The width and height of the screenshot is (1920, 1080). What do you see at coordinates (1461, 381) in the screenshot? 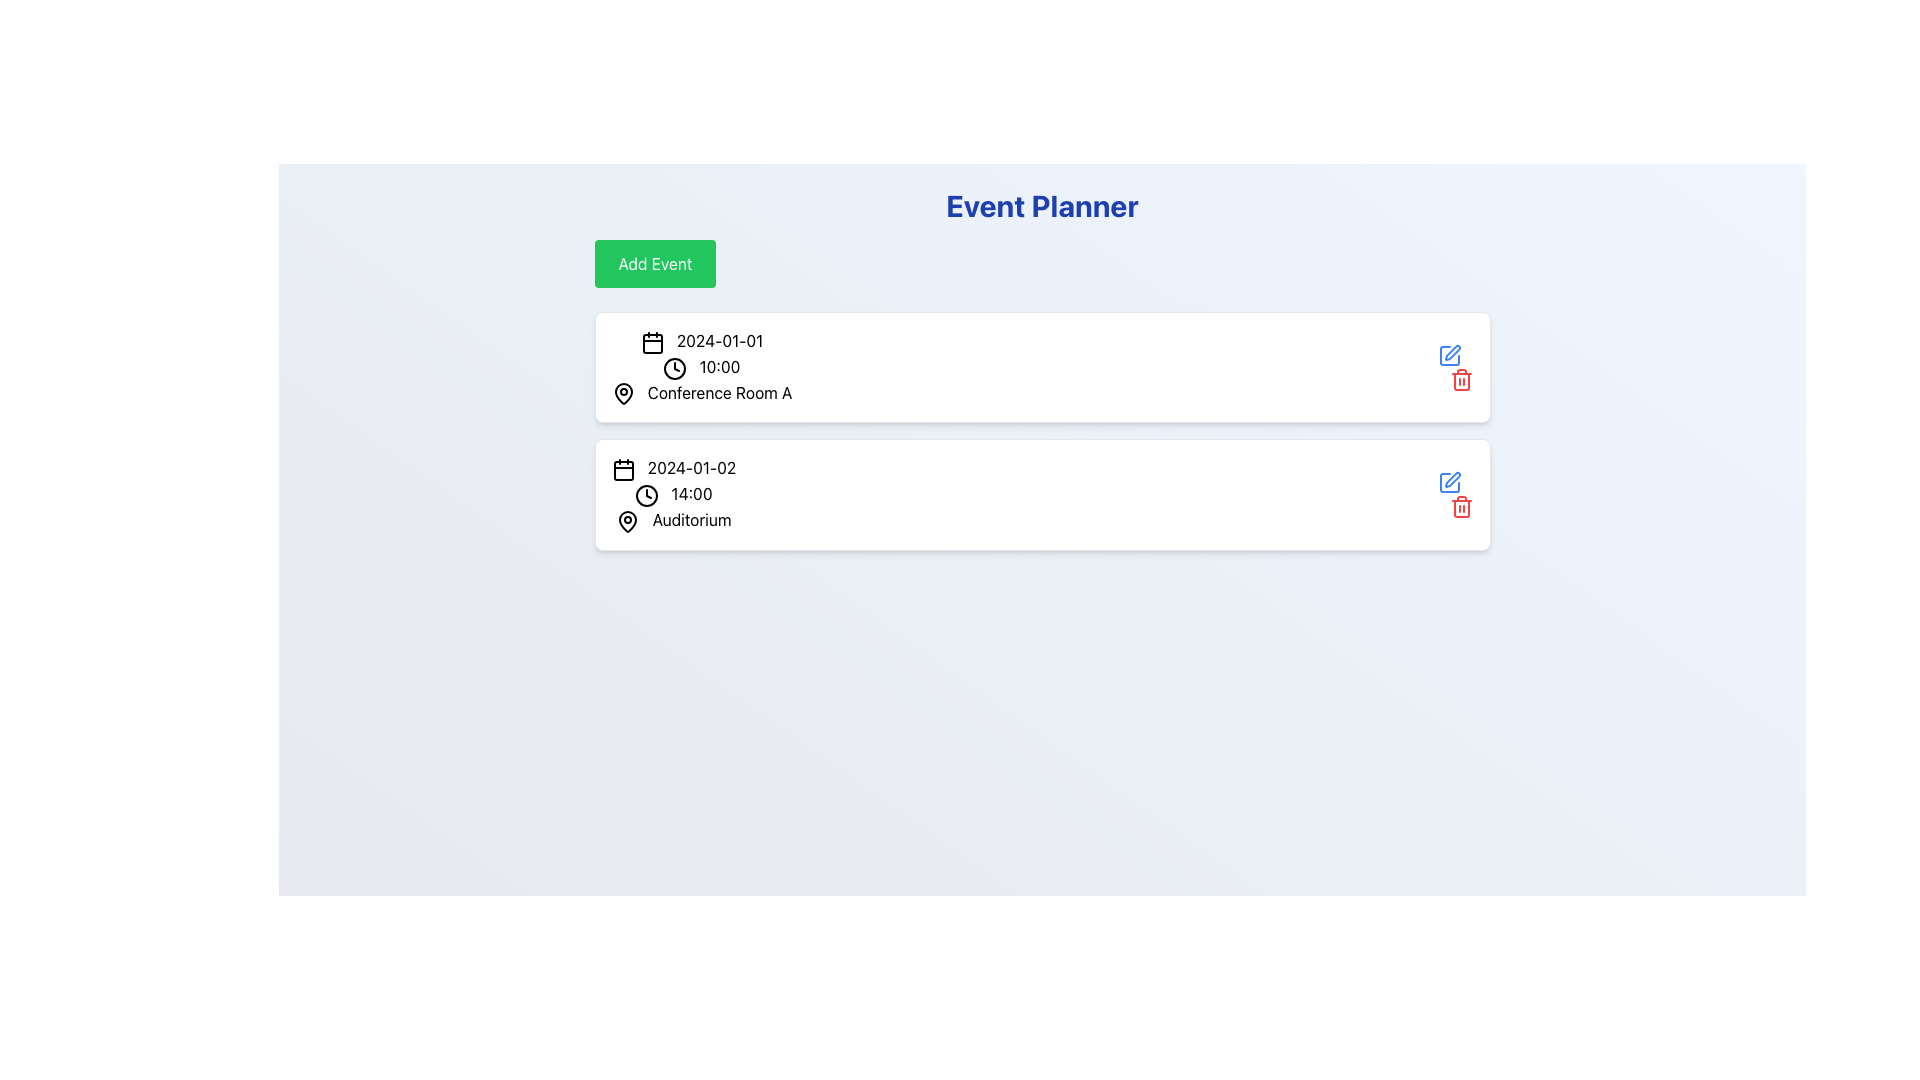
I see `the trash can icon's vector graphic element, which is part of the delete functionality for removing an event entry` at bounding box center [1461, 381].